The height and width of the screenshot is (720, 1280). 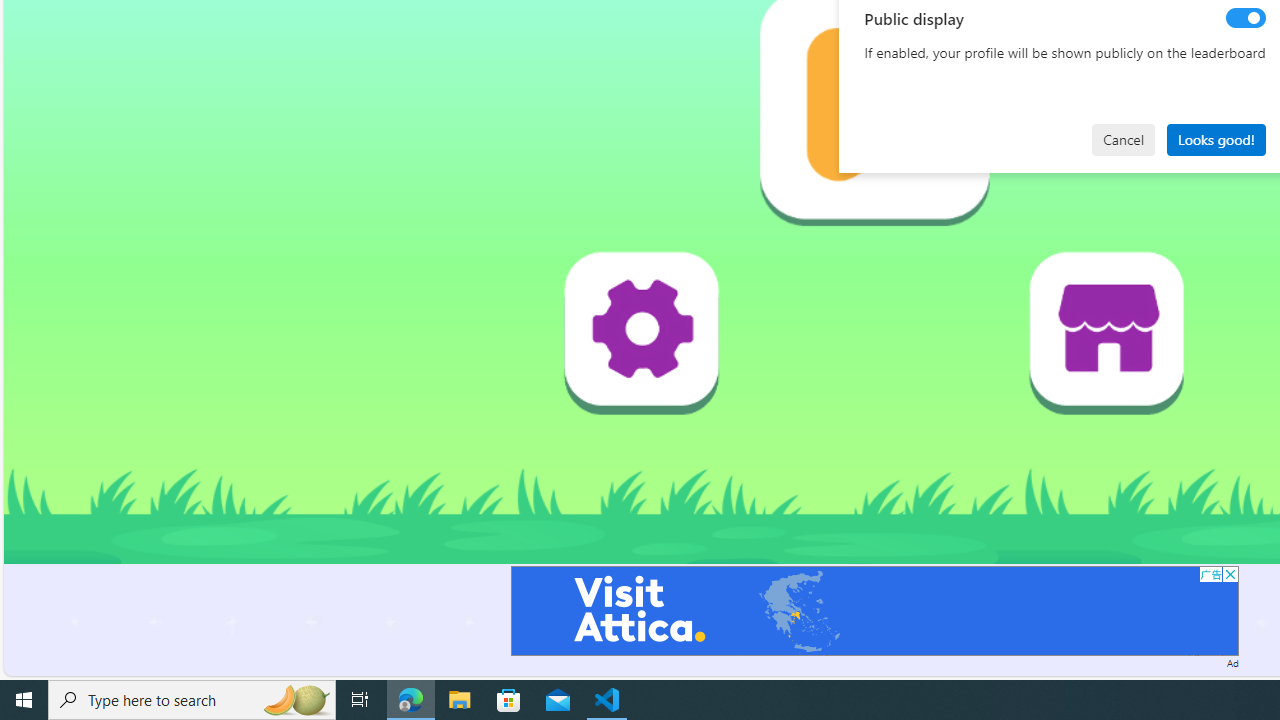 I want to click on 'Looks good!', so click(x=1215, y=138).